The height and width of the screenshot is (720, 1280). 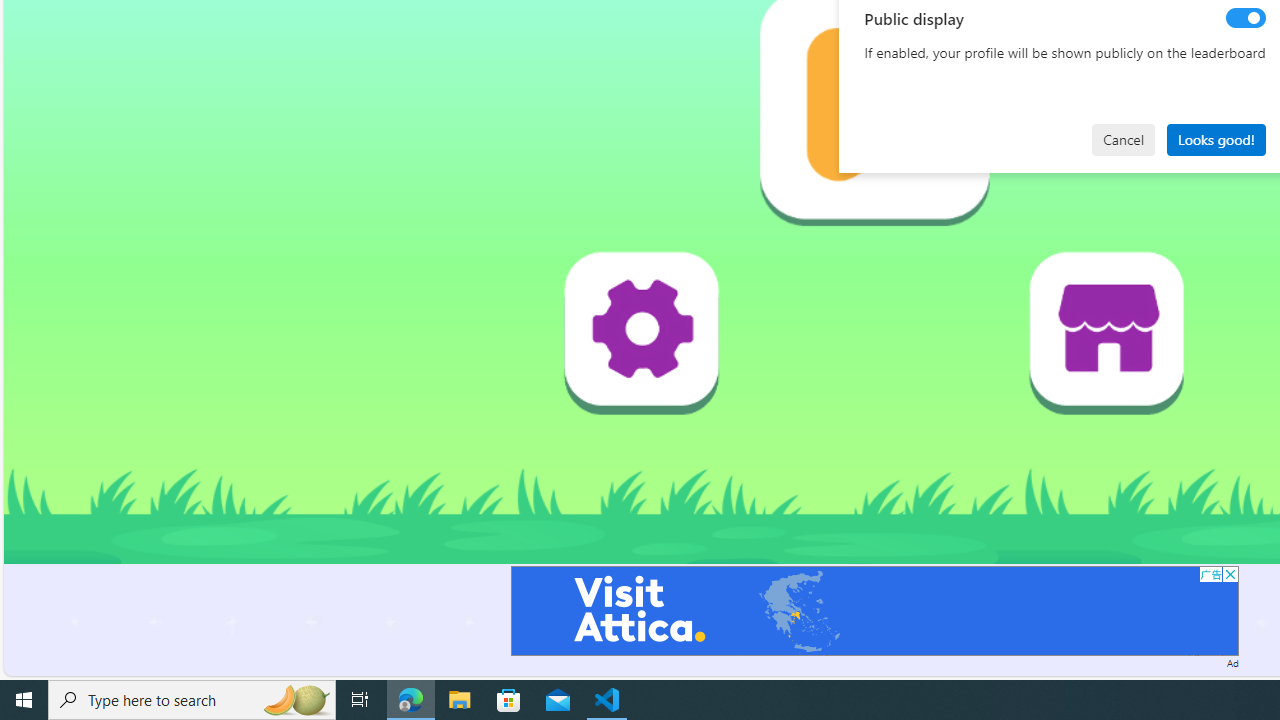 I want to click on 'Looks good!', so click(x=1215, y=138).